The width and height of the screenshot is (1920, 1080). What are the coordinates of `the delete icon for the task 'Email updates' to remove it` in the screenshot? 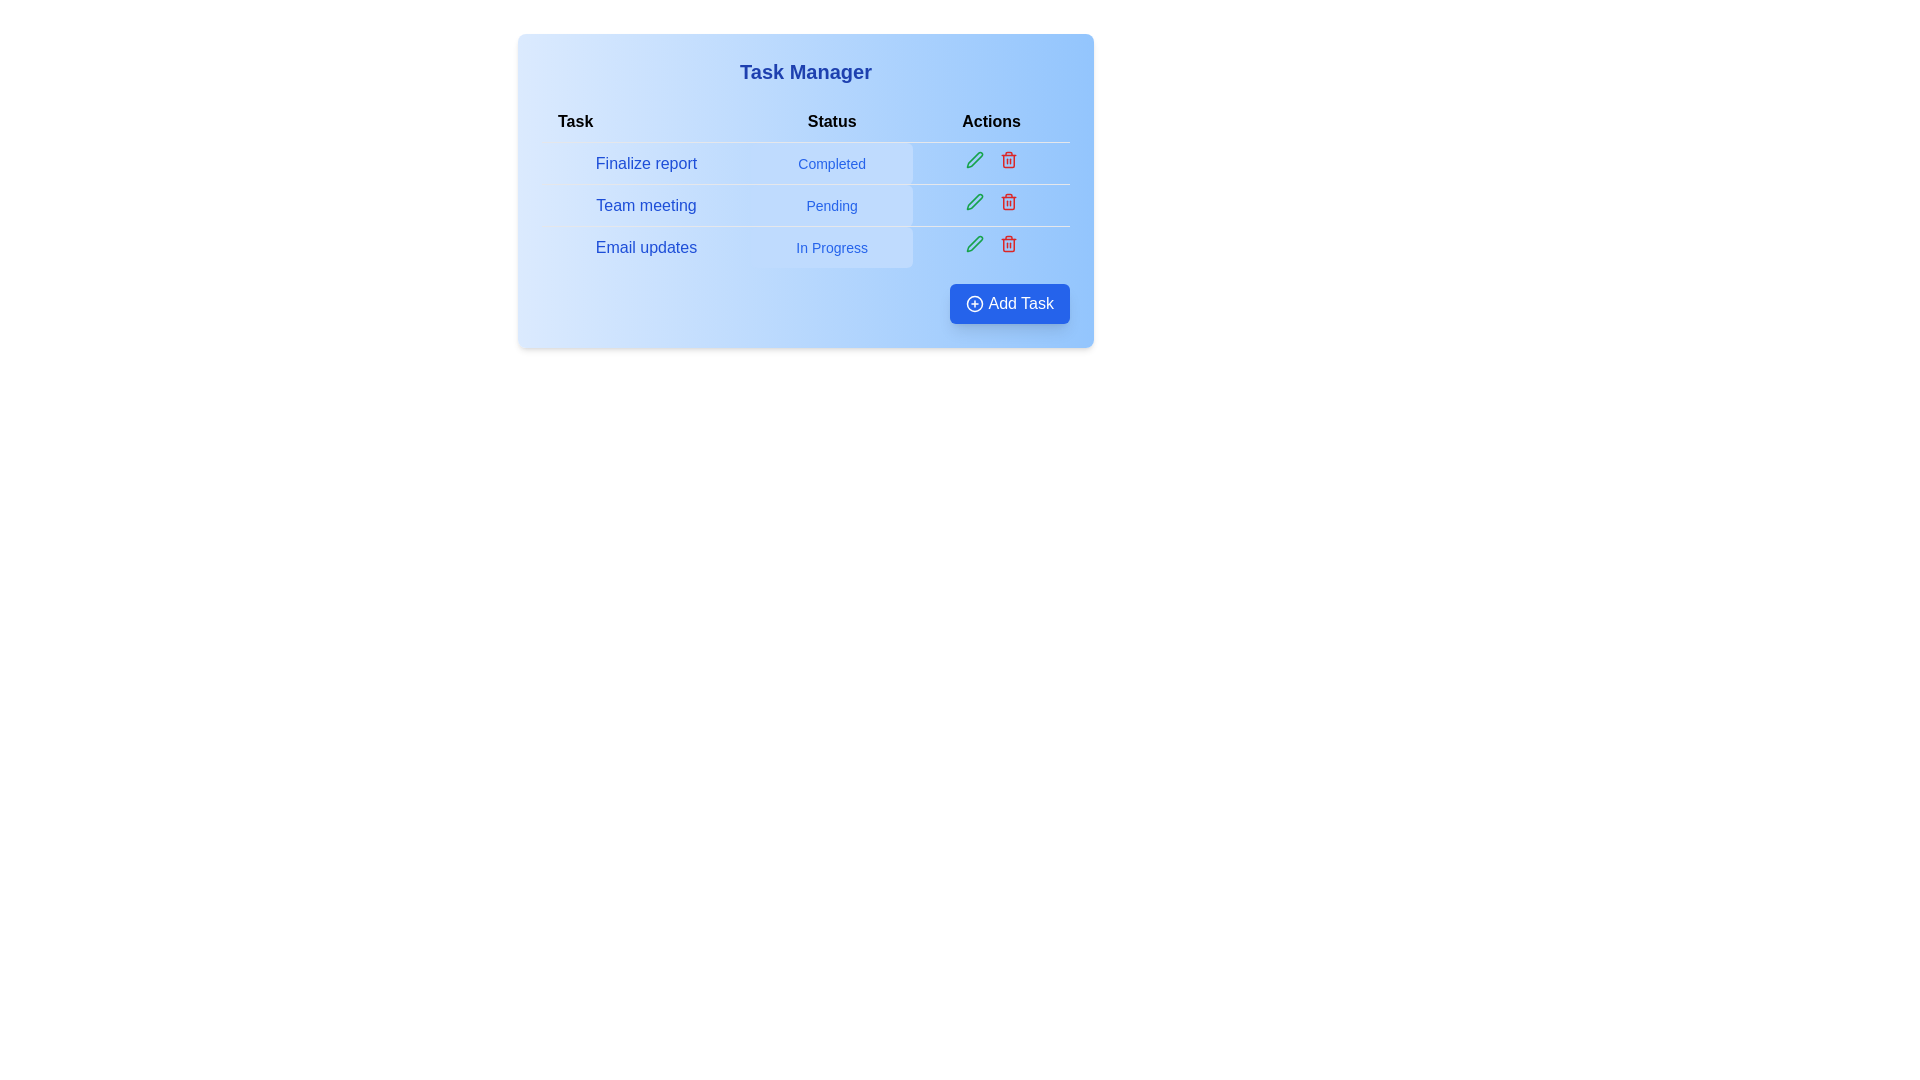 It's located at (1008, 242).